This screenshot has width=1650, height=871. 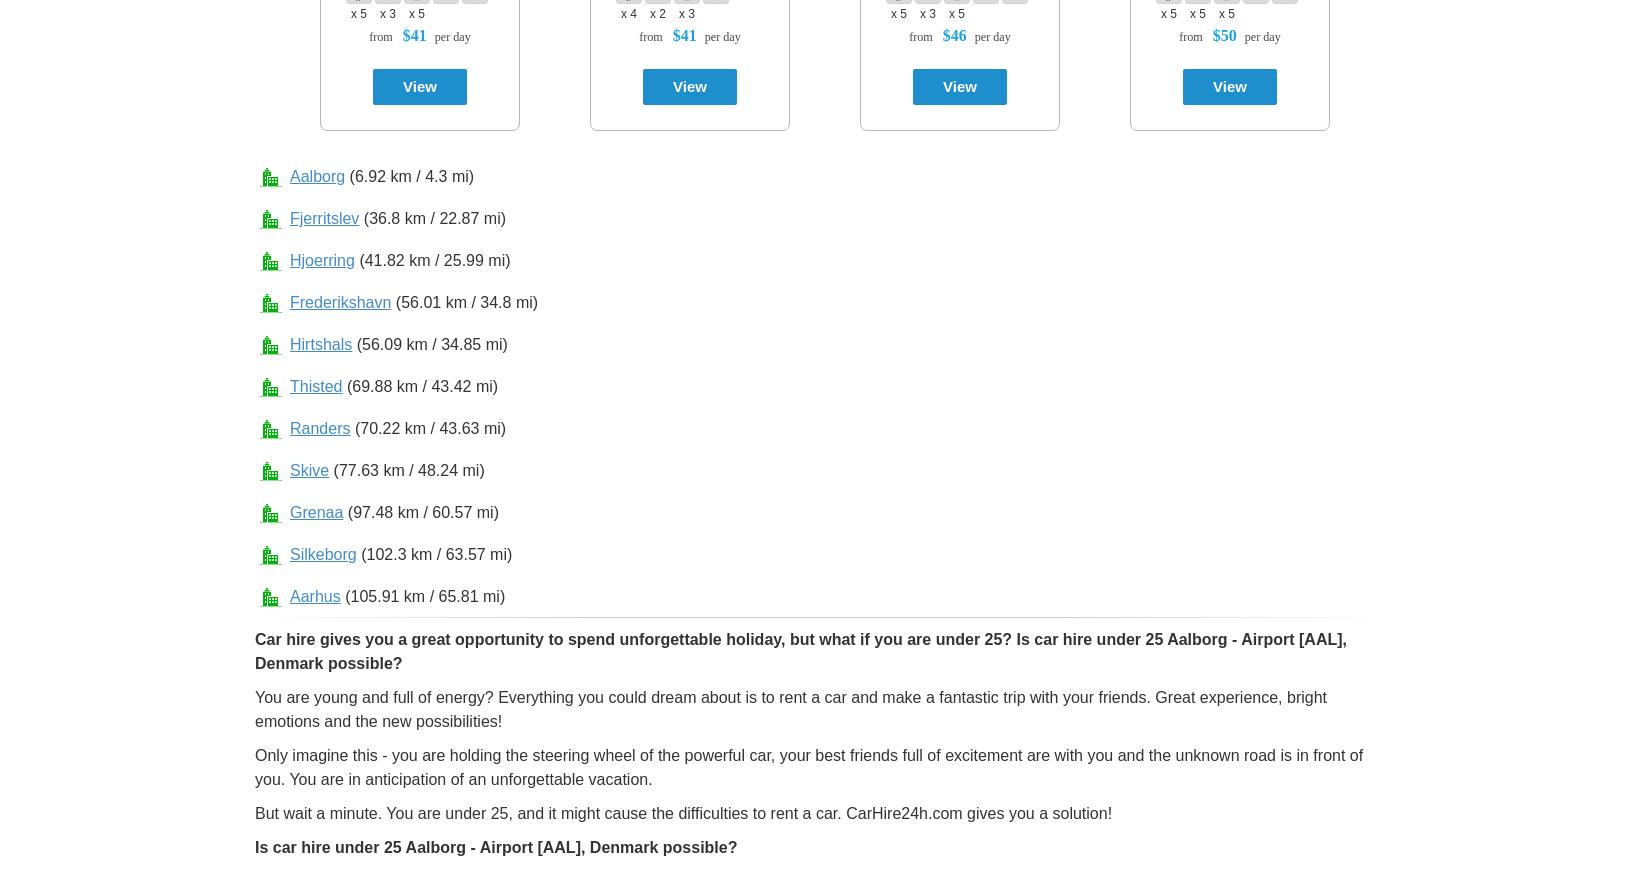 What do you see at coordinates (494, 847) in the screenshot?
I see `'Is car hire under 25 Aalborg - Airport [AAL], Denmark possible?'` at bounding box center [494, 847].